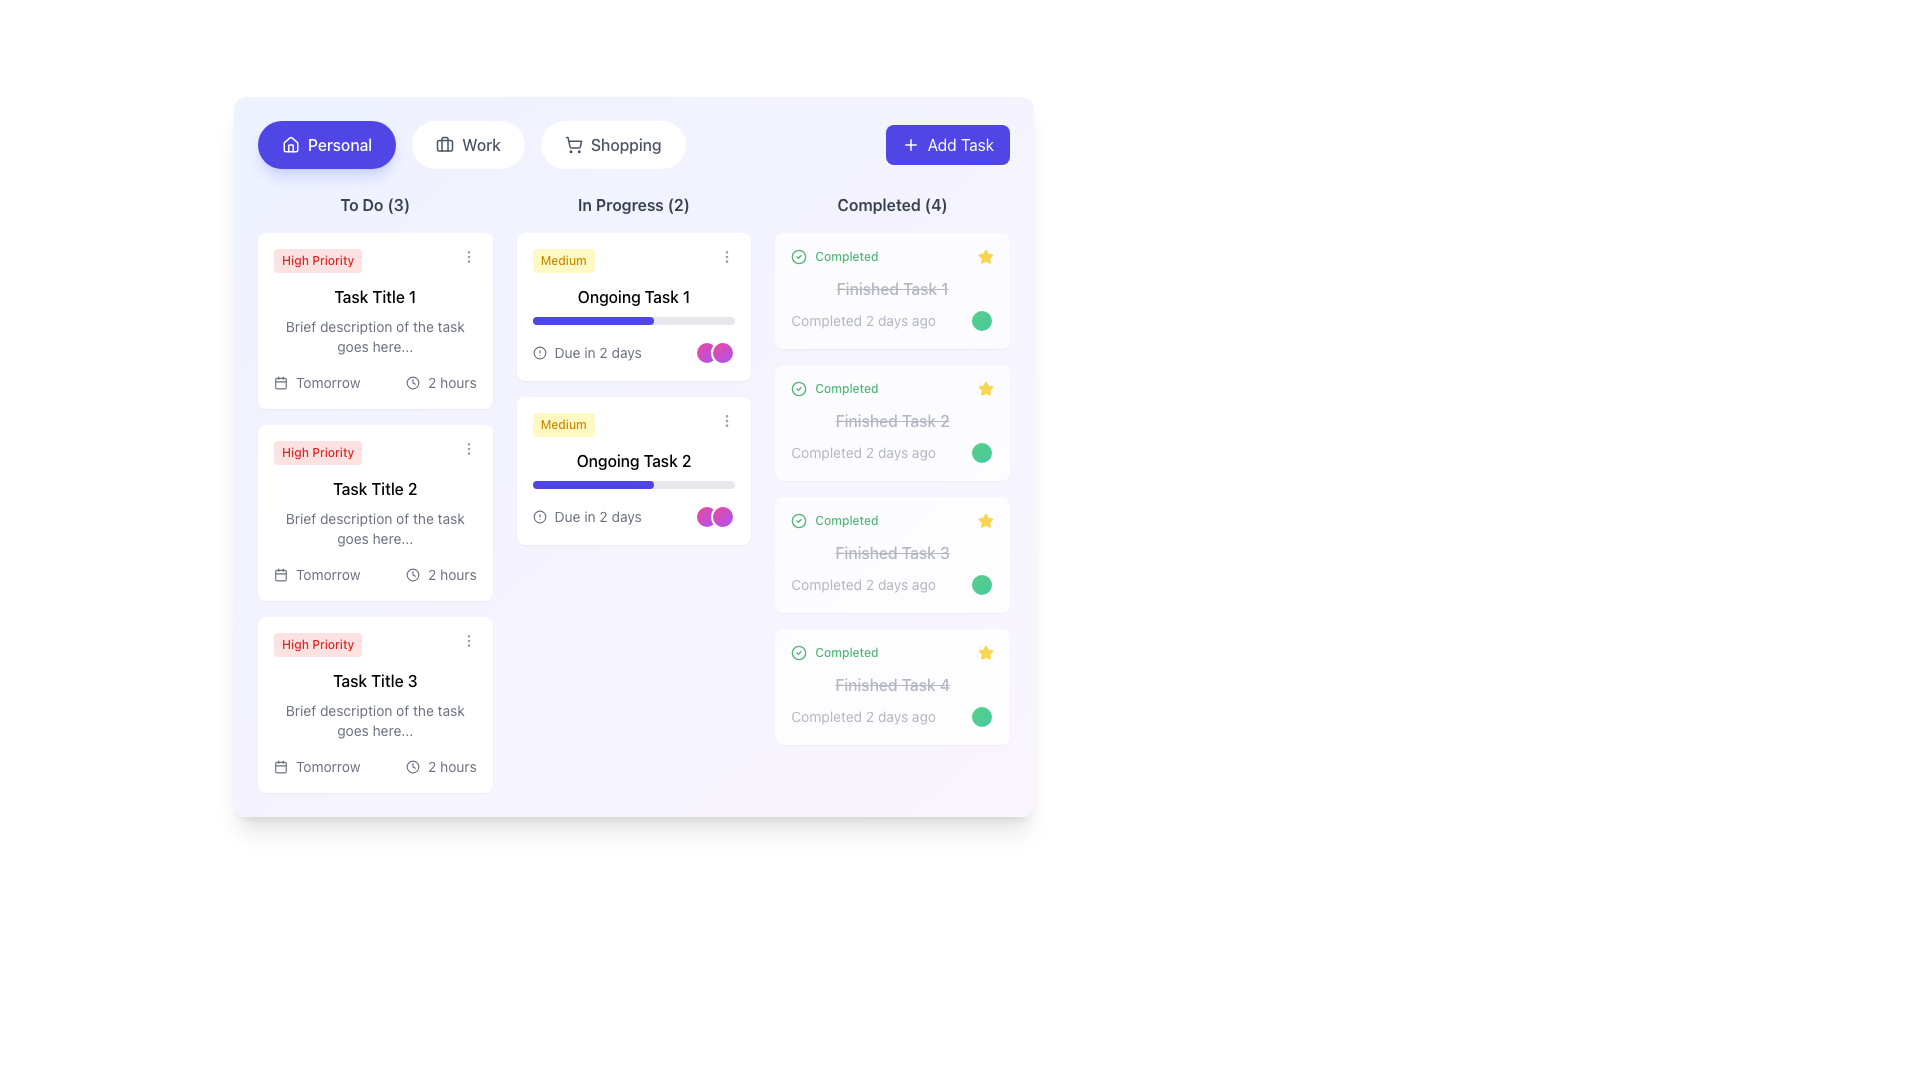 The width and height of the screenshot is (1920, 1080). Describe the element at coordinates (982, 716) in the screenshot. I see `the circular status indicator with a gradient color scheme located at the bottom right of the task card labeled 'Finished Task 4' in the 'Completed (4)' section` at that location.